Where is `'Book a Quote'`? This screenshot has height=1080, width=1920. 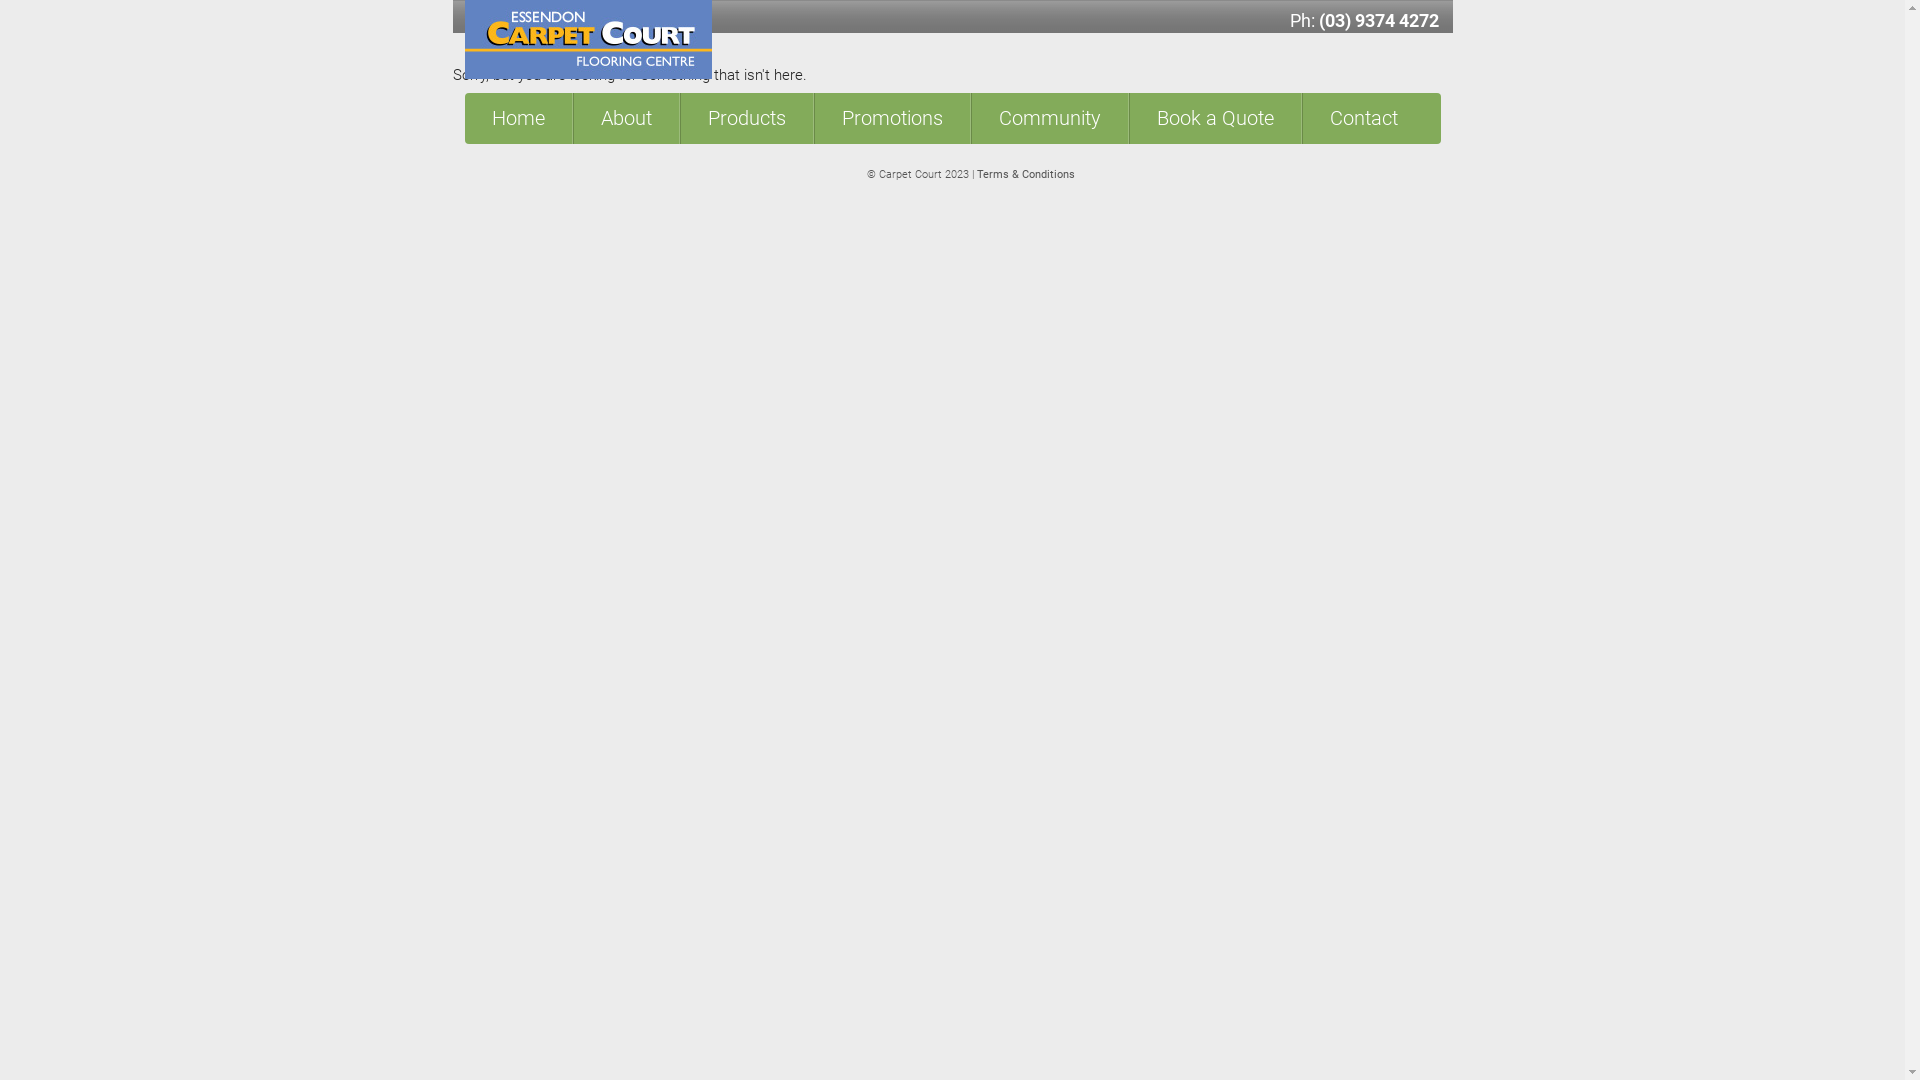 'Book a Quote' is located at coordinates (1213, 118).